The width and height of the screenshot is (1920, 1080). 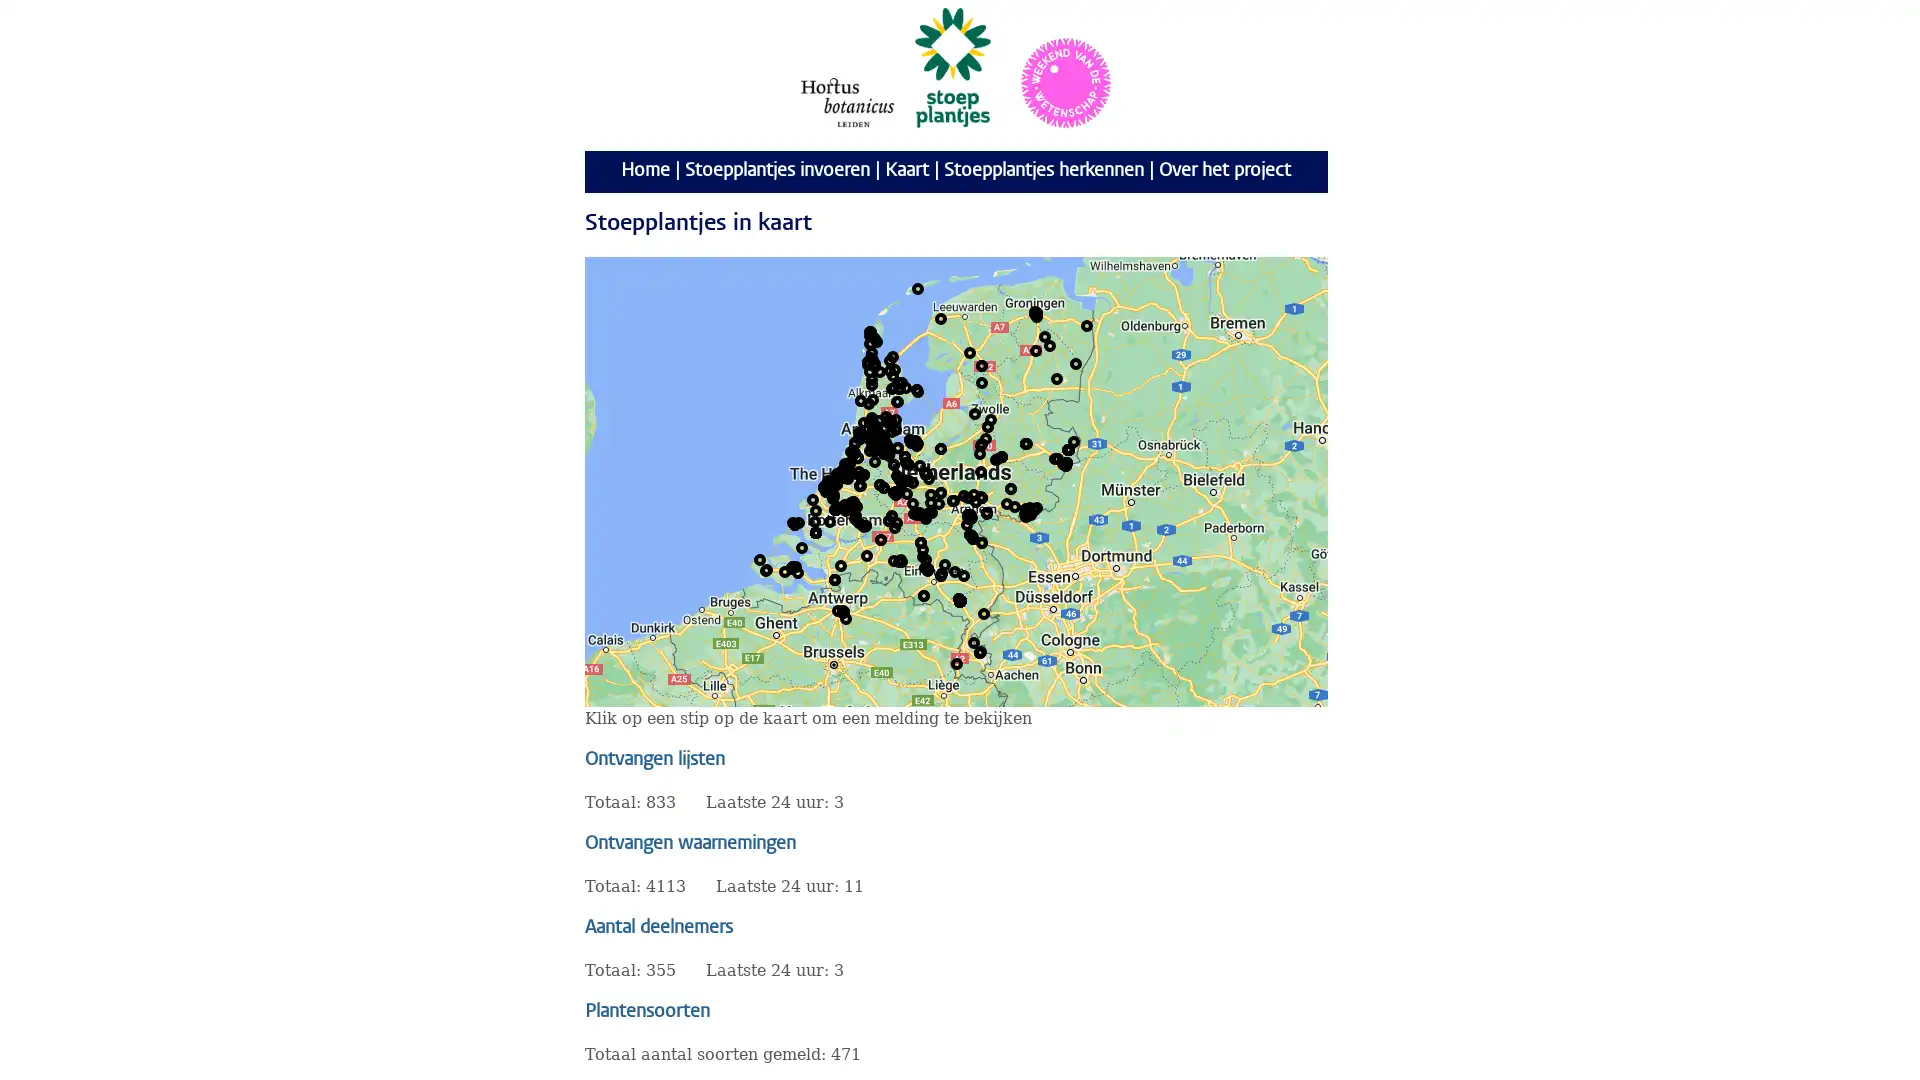 What do you see at coordinates (882, 439) in the screenshot?
I see `Telling van Annabel Luke op 21 april 2022` at bounding box center [882, 439].